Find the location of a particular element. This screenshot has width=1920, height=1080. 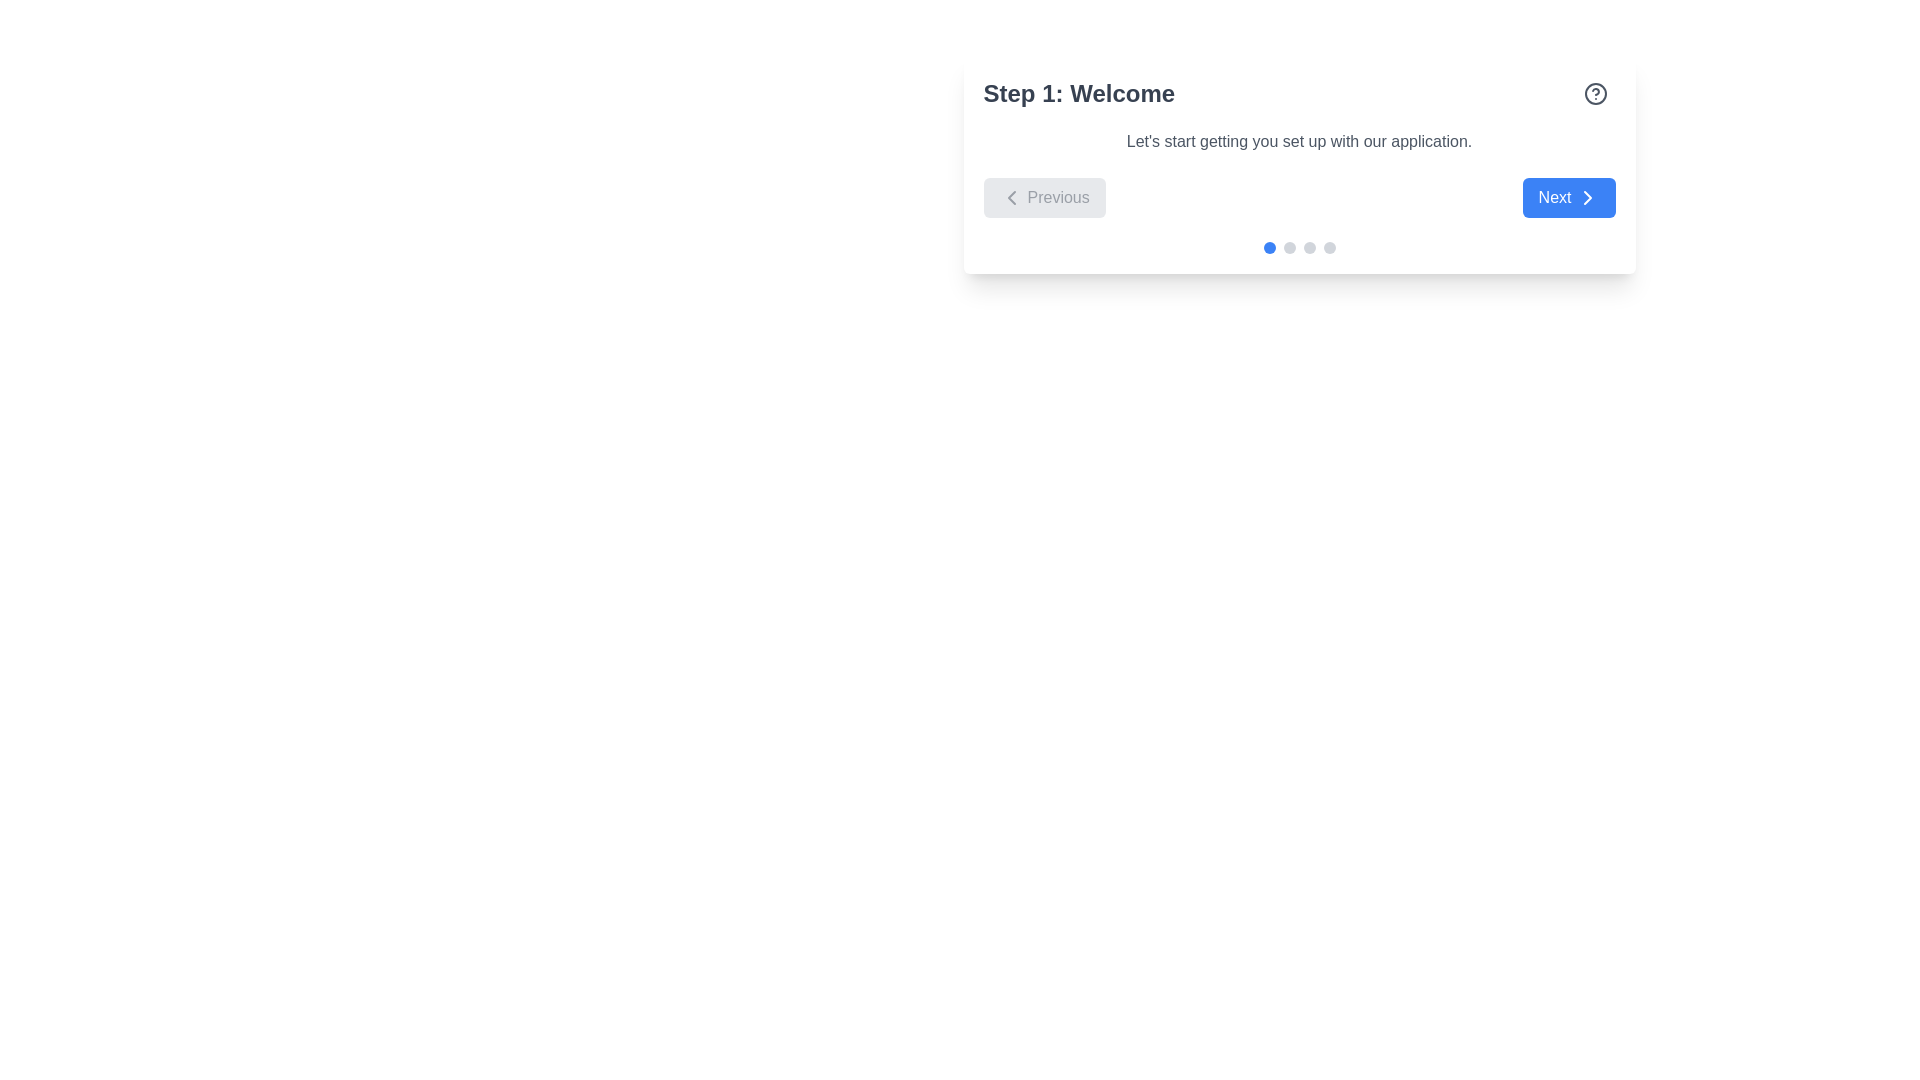

the introductory text label that explains the purpose of the current step in the setup process, located below 'Step 1: Welcome' is located at coordinates (1299, 141).